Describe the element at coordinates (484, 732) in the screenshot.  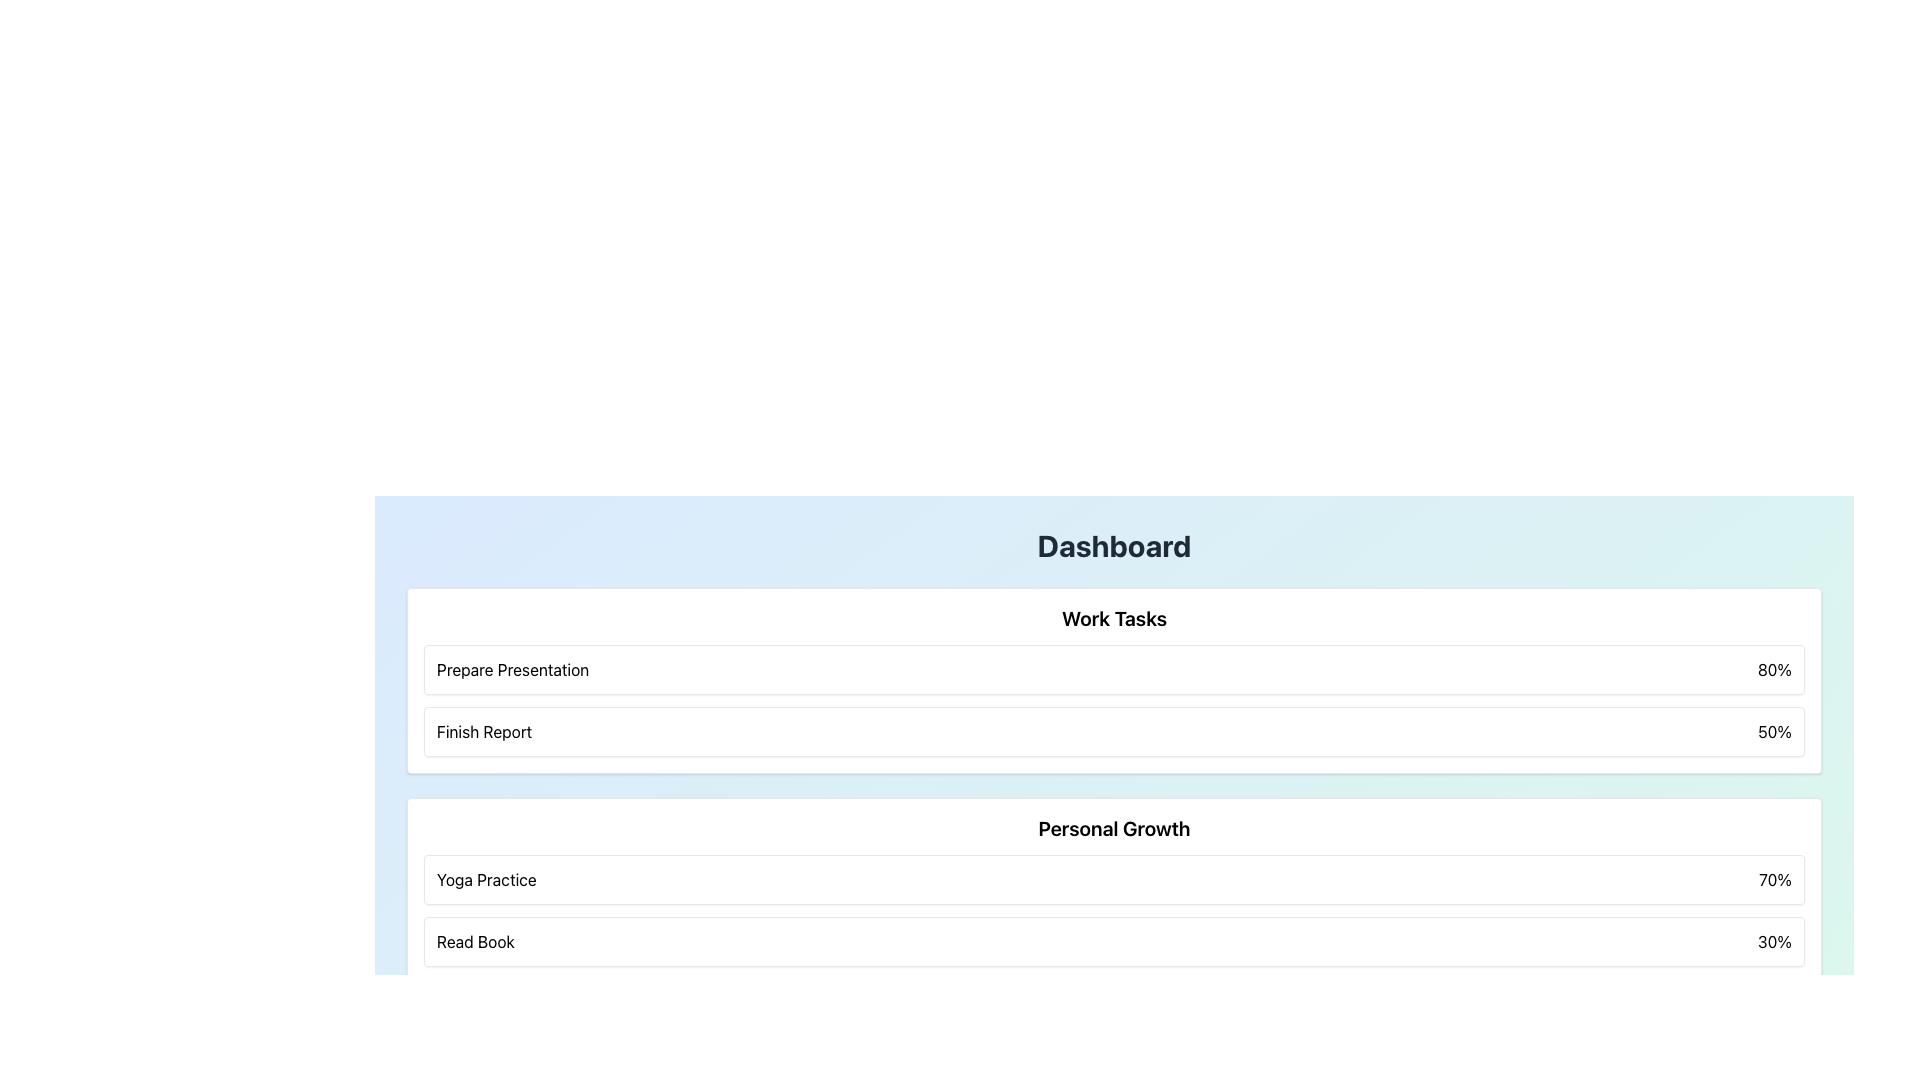
I see `the 'Finish Report' text label located in the 'Work Tasks' section of the dashboard, positioned left-aligned below 'Prepare Presentation' and beside '50%'` at that location.